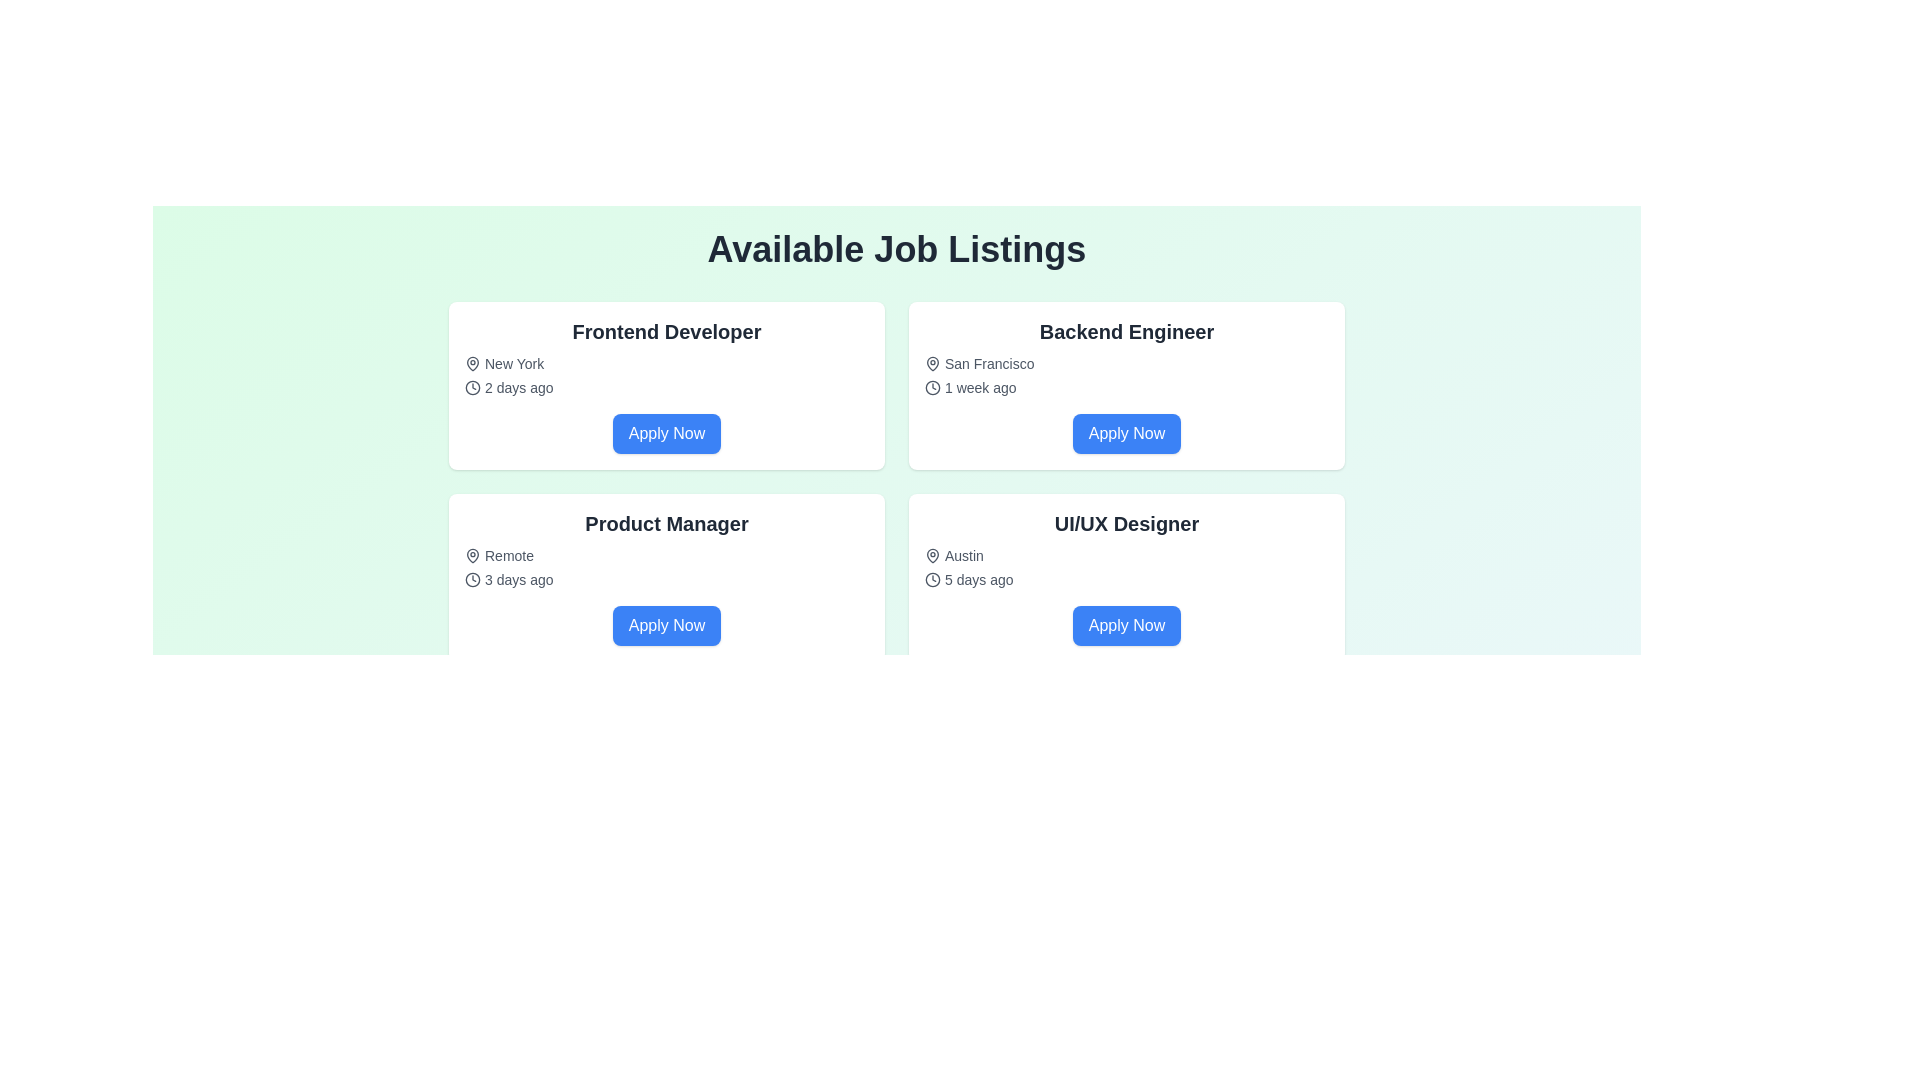  What do you see at coordinates (472, 363) in the screenshot?
I see `the location indicator icon for 'New York', which is positioned directly to the left of the text 'New York' in the job listing for 'Frontend Developer'` at bounding box center [472, 363].